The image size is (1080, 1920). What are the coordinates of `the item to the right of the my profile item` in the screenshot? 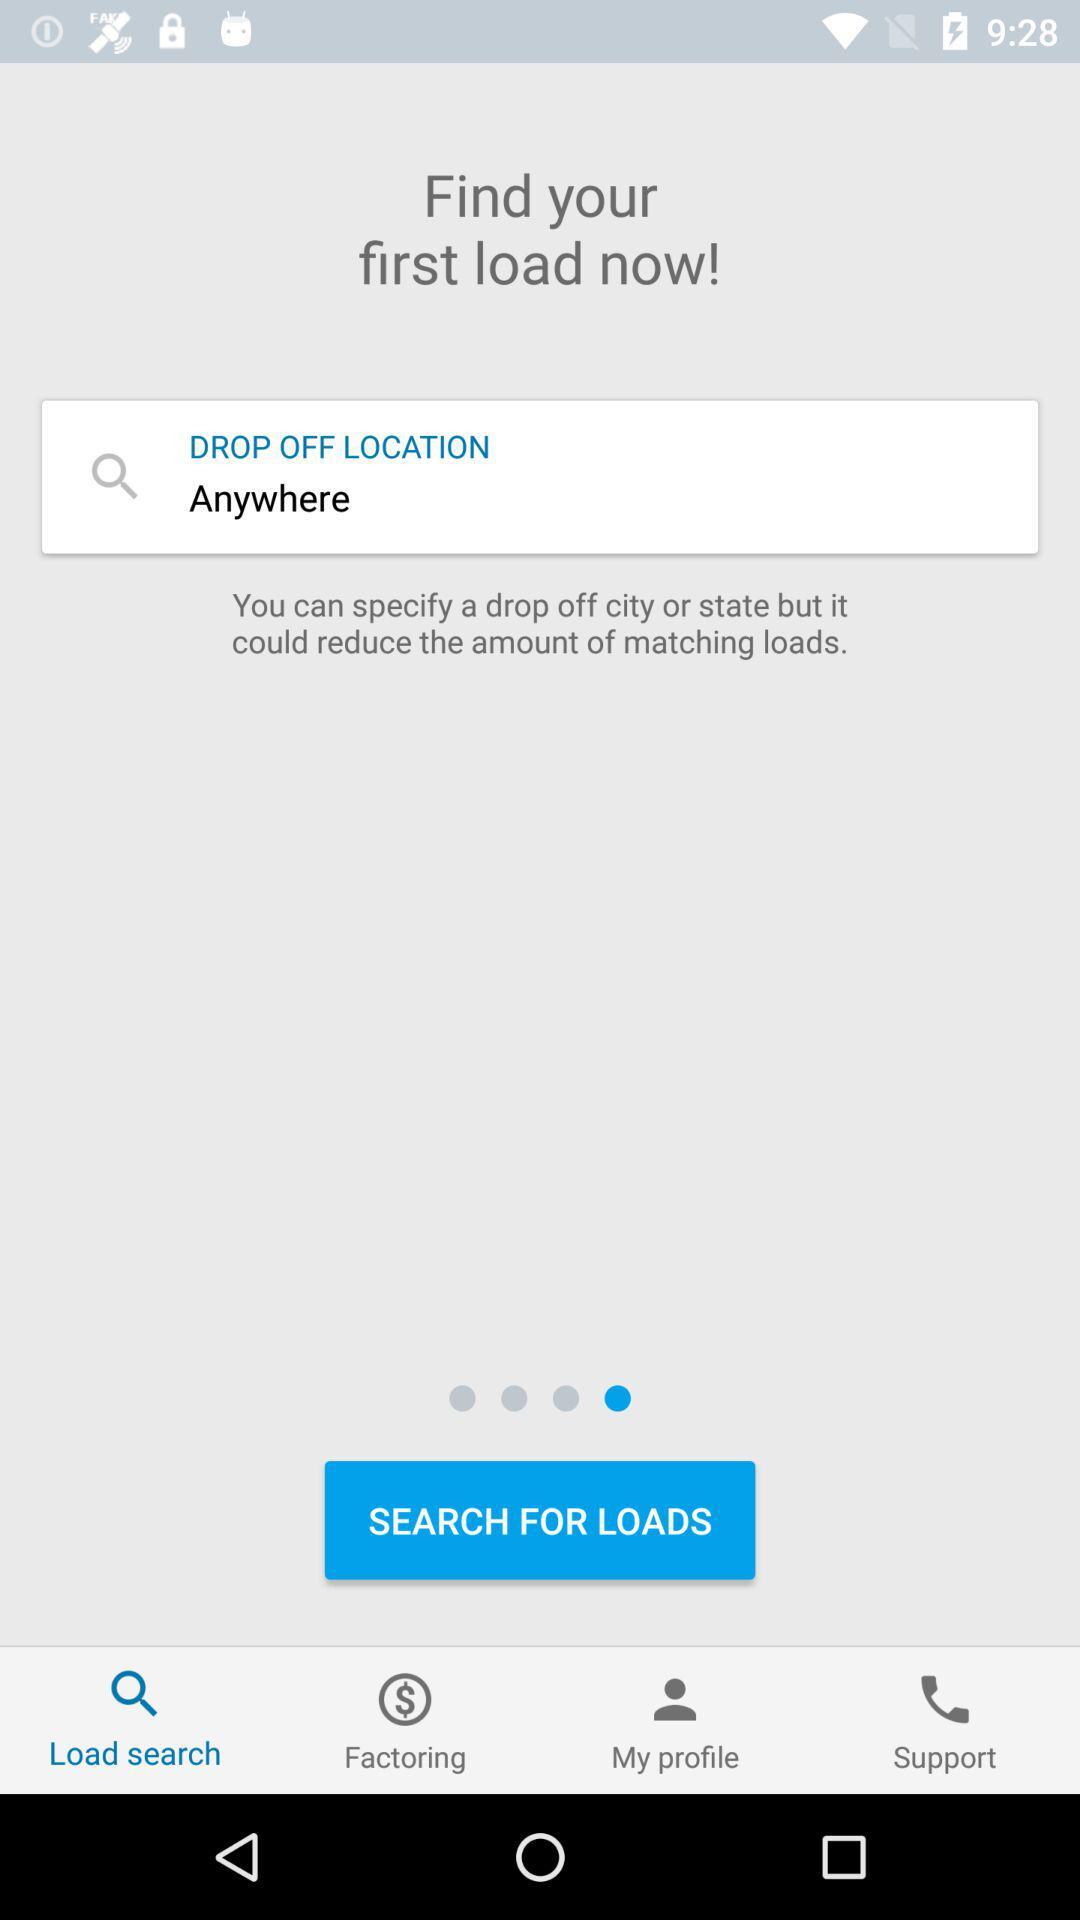 It's located at (945, 1719).